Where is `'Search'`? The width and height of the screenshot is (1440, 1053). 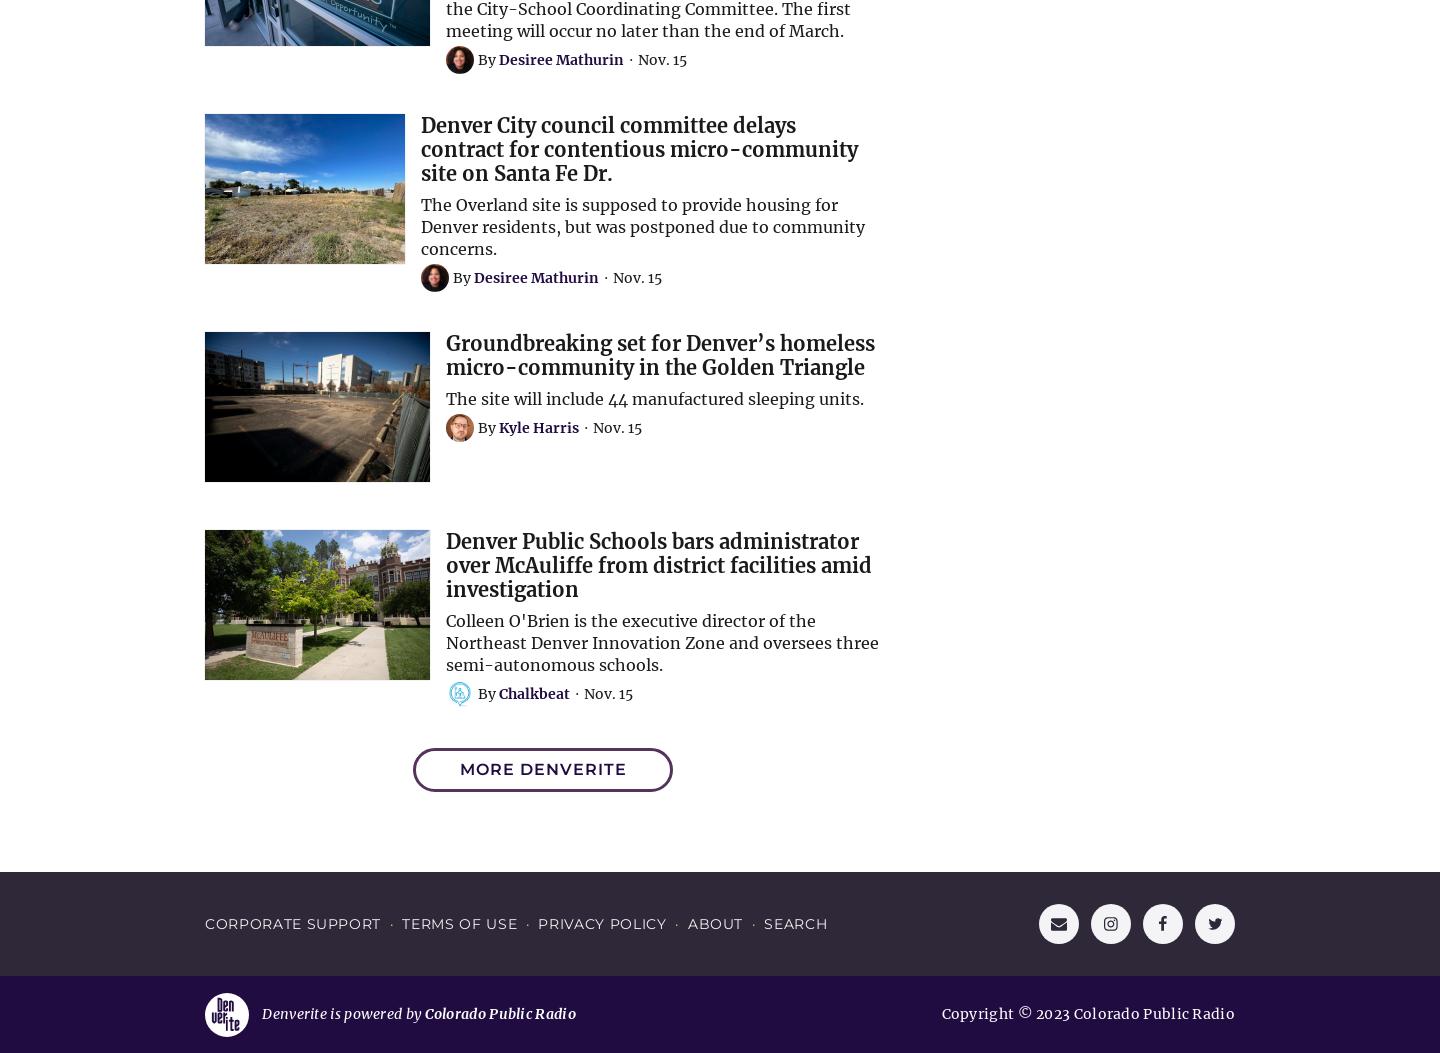 'Search' is located at coordinates (795, 923).